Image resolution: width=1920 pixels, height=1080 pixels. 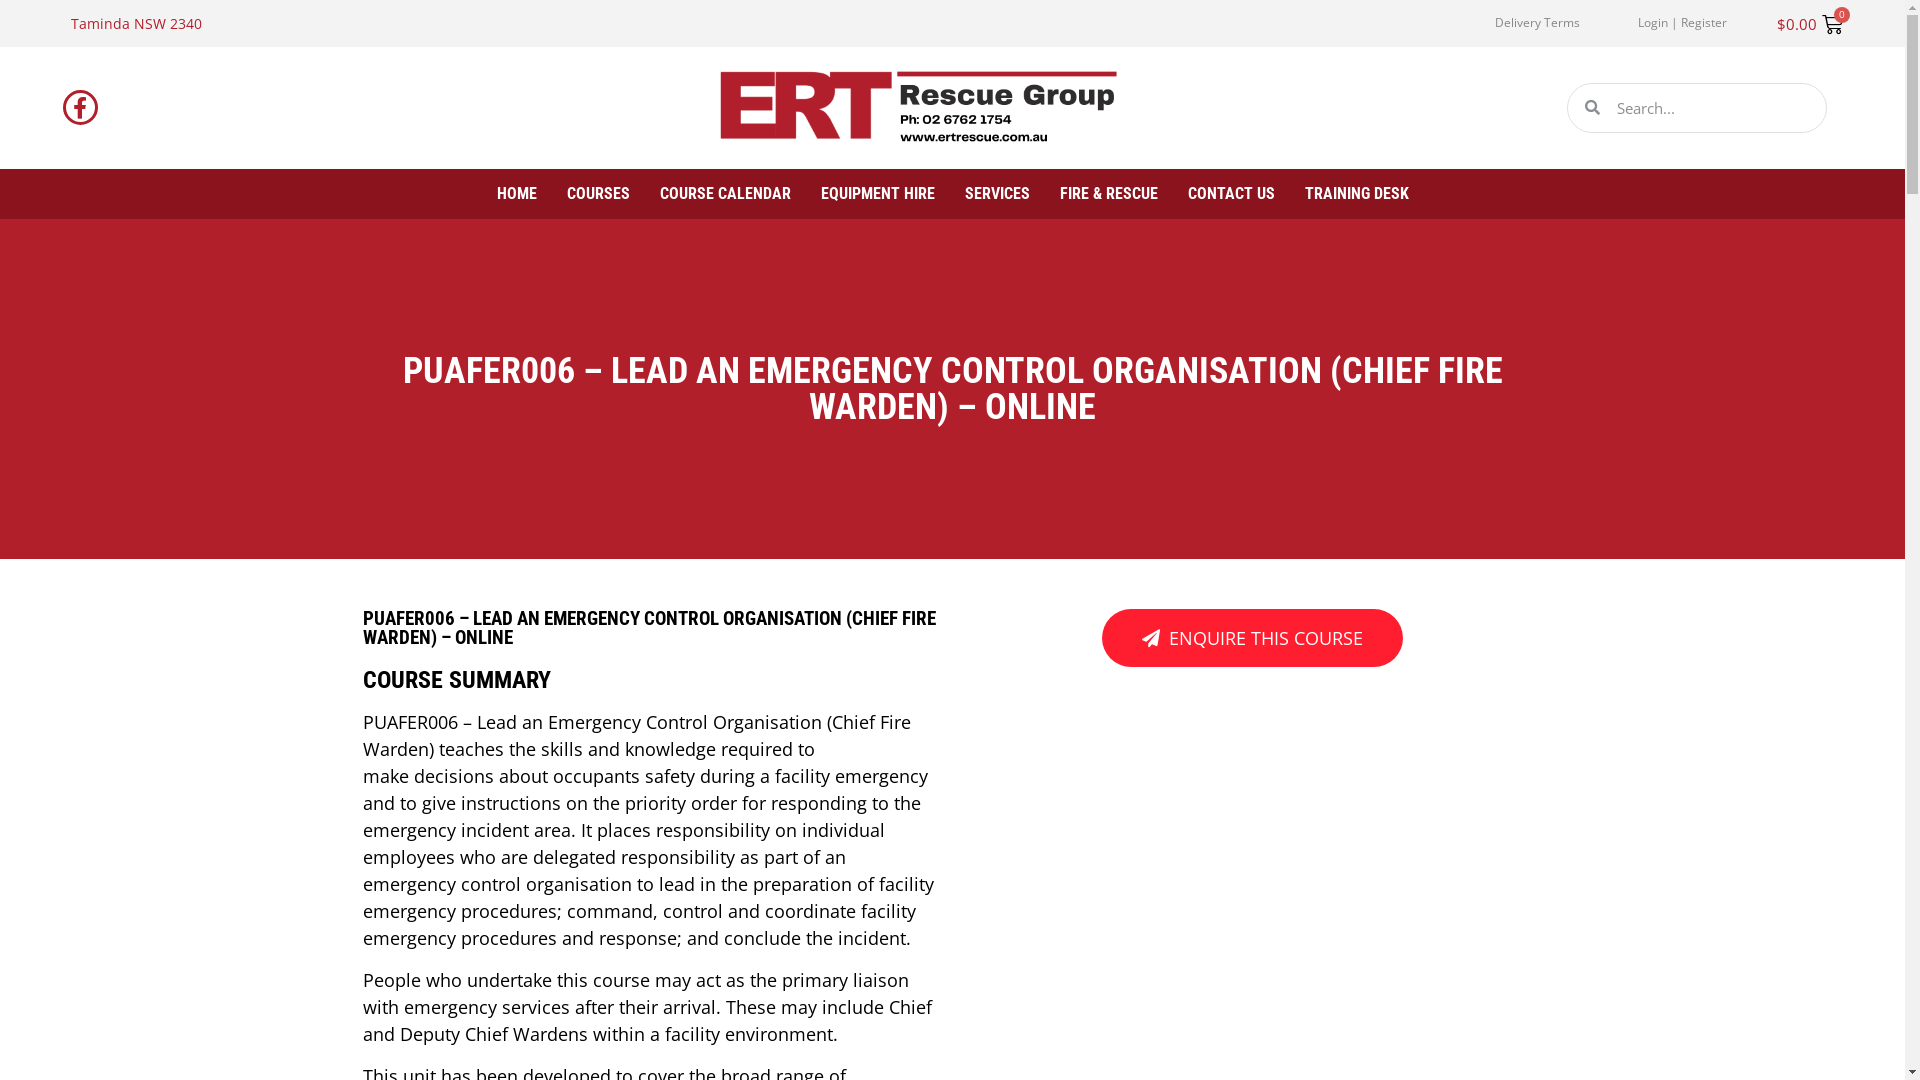 I want to click on '$0.00, so click(x=1809, y=24).